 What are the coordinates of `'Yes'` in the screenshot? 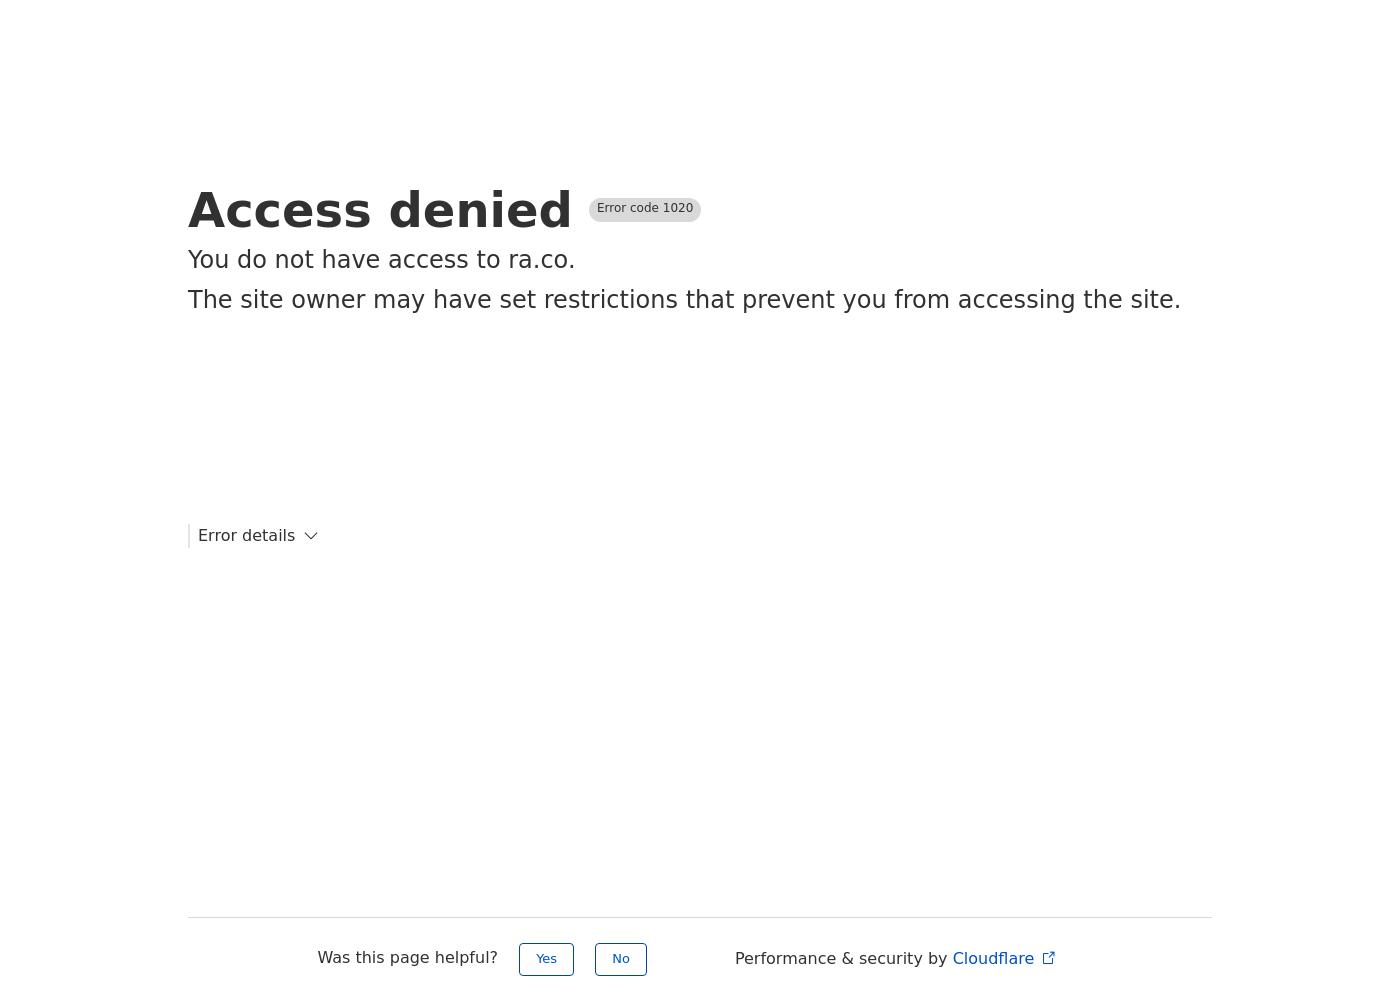 It's located at (536, 957).